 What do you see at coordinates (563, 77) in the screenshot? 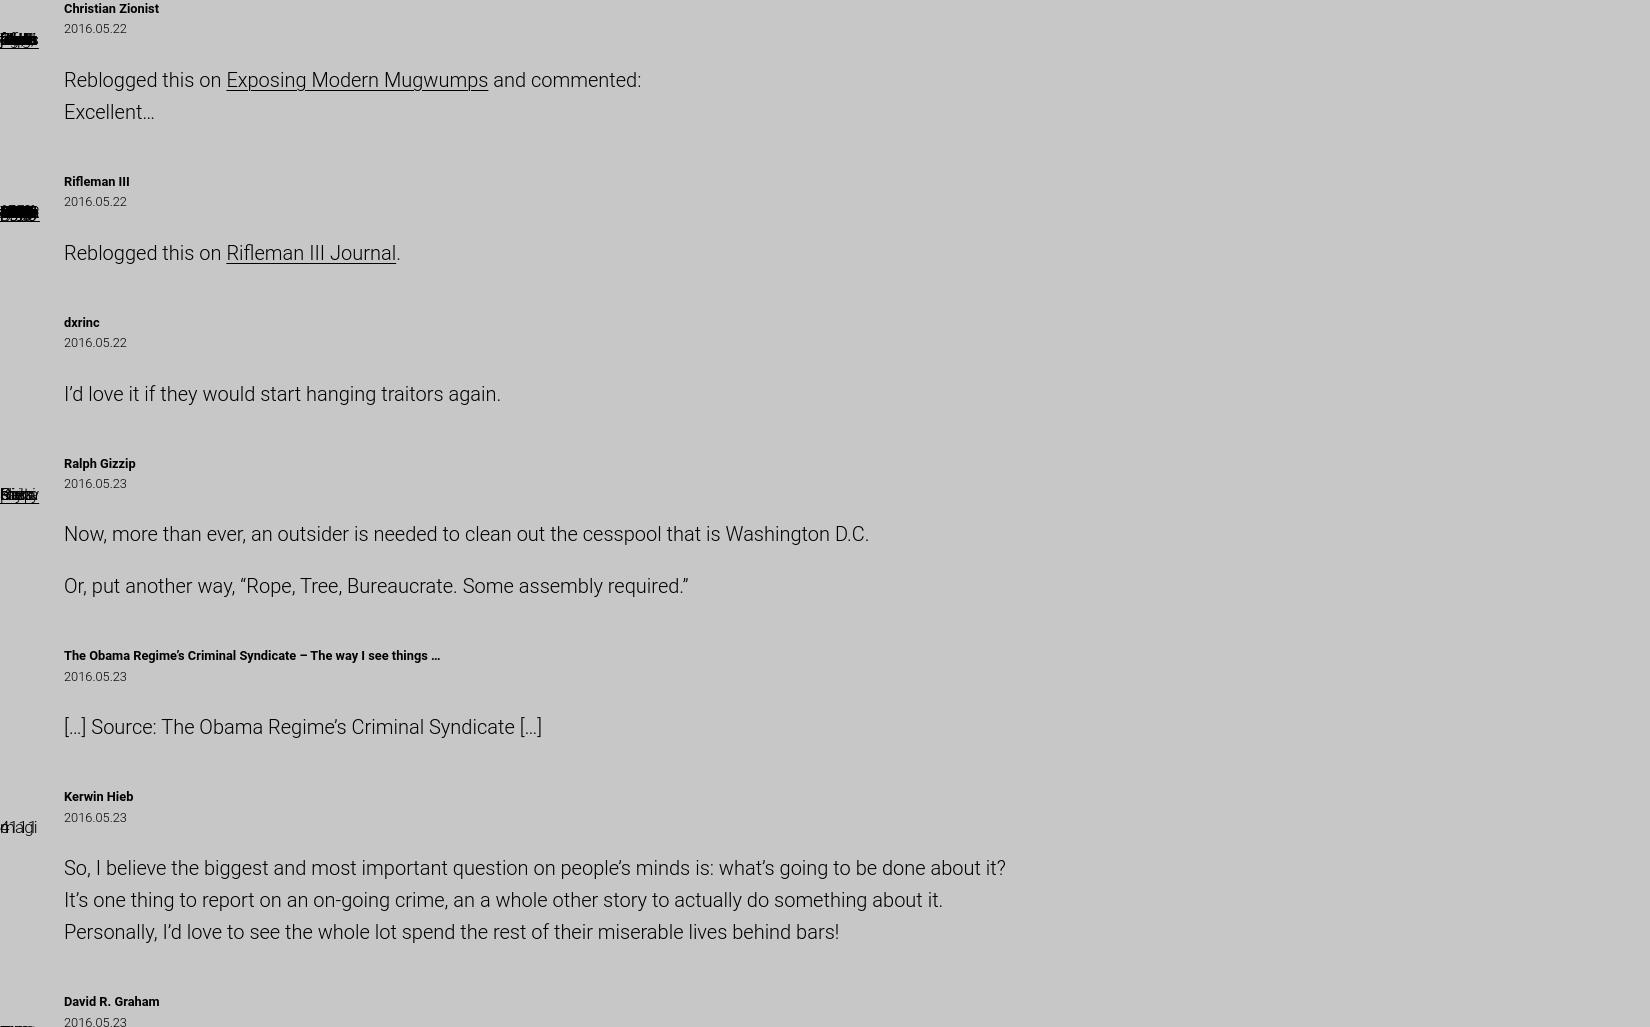
I see `'and commented:'` at bounding box center [563, 77].